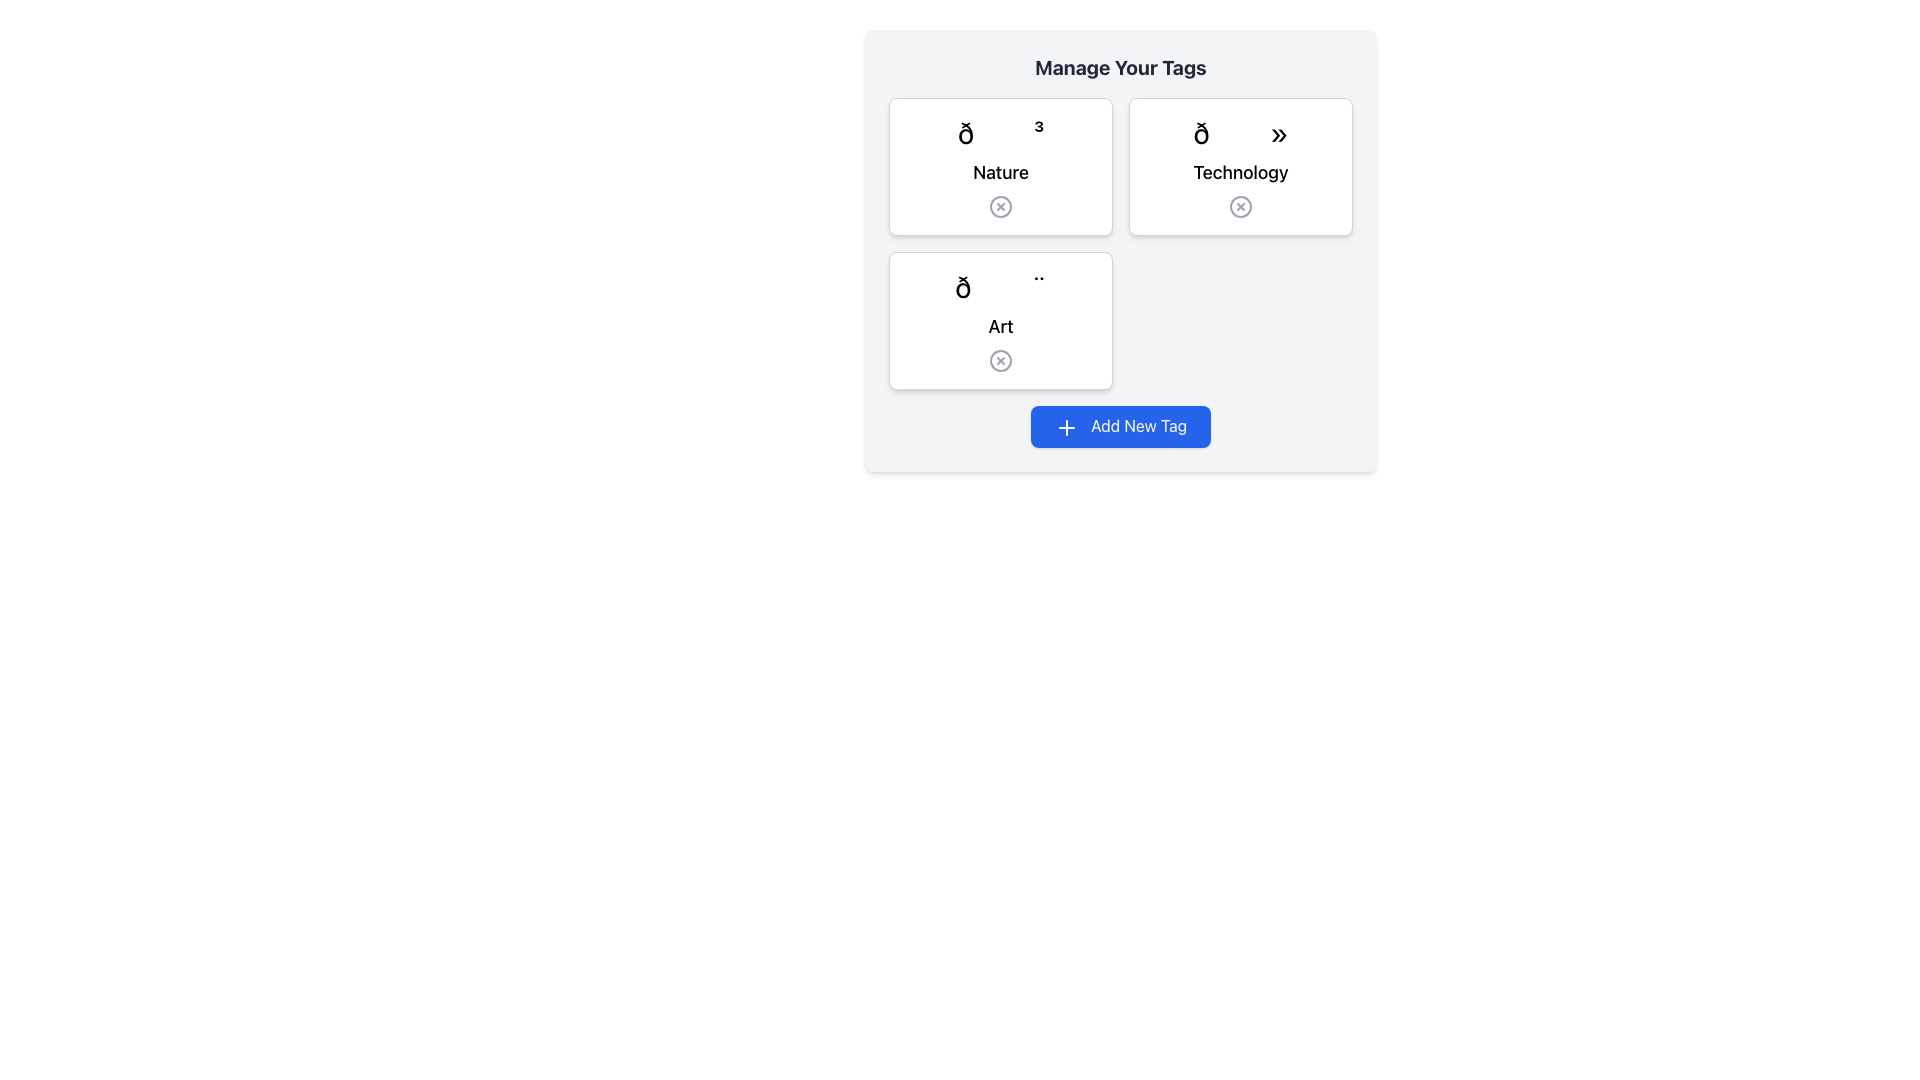 This screenshot has width=1920, height=1080. Describe the element at coordinates (1065, 426) in the screenshot. I see `the minimalistic '+' icon located inside the blue button labeled 'Add New Tag' at the bottom-center area of the interface` at that location.